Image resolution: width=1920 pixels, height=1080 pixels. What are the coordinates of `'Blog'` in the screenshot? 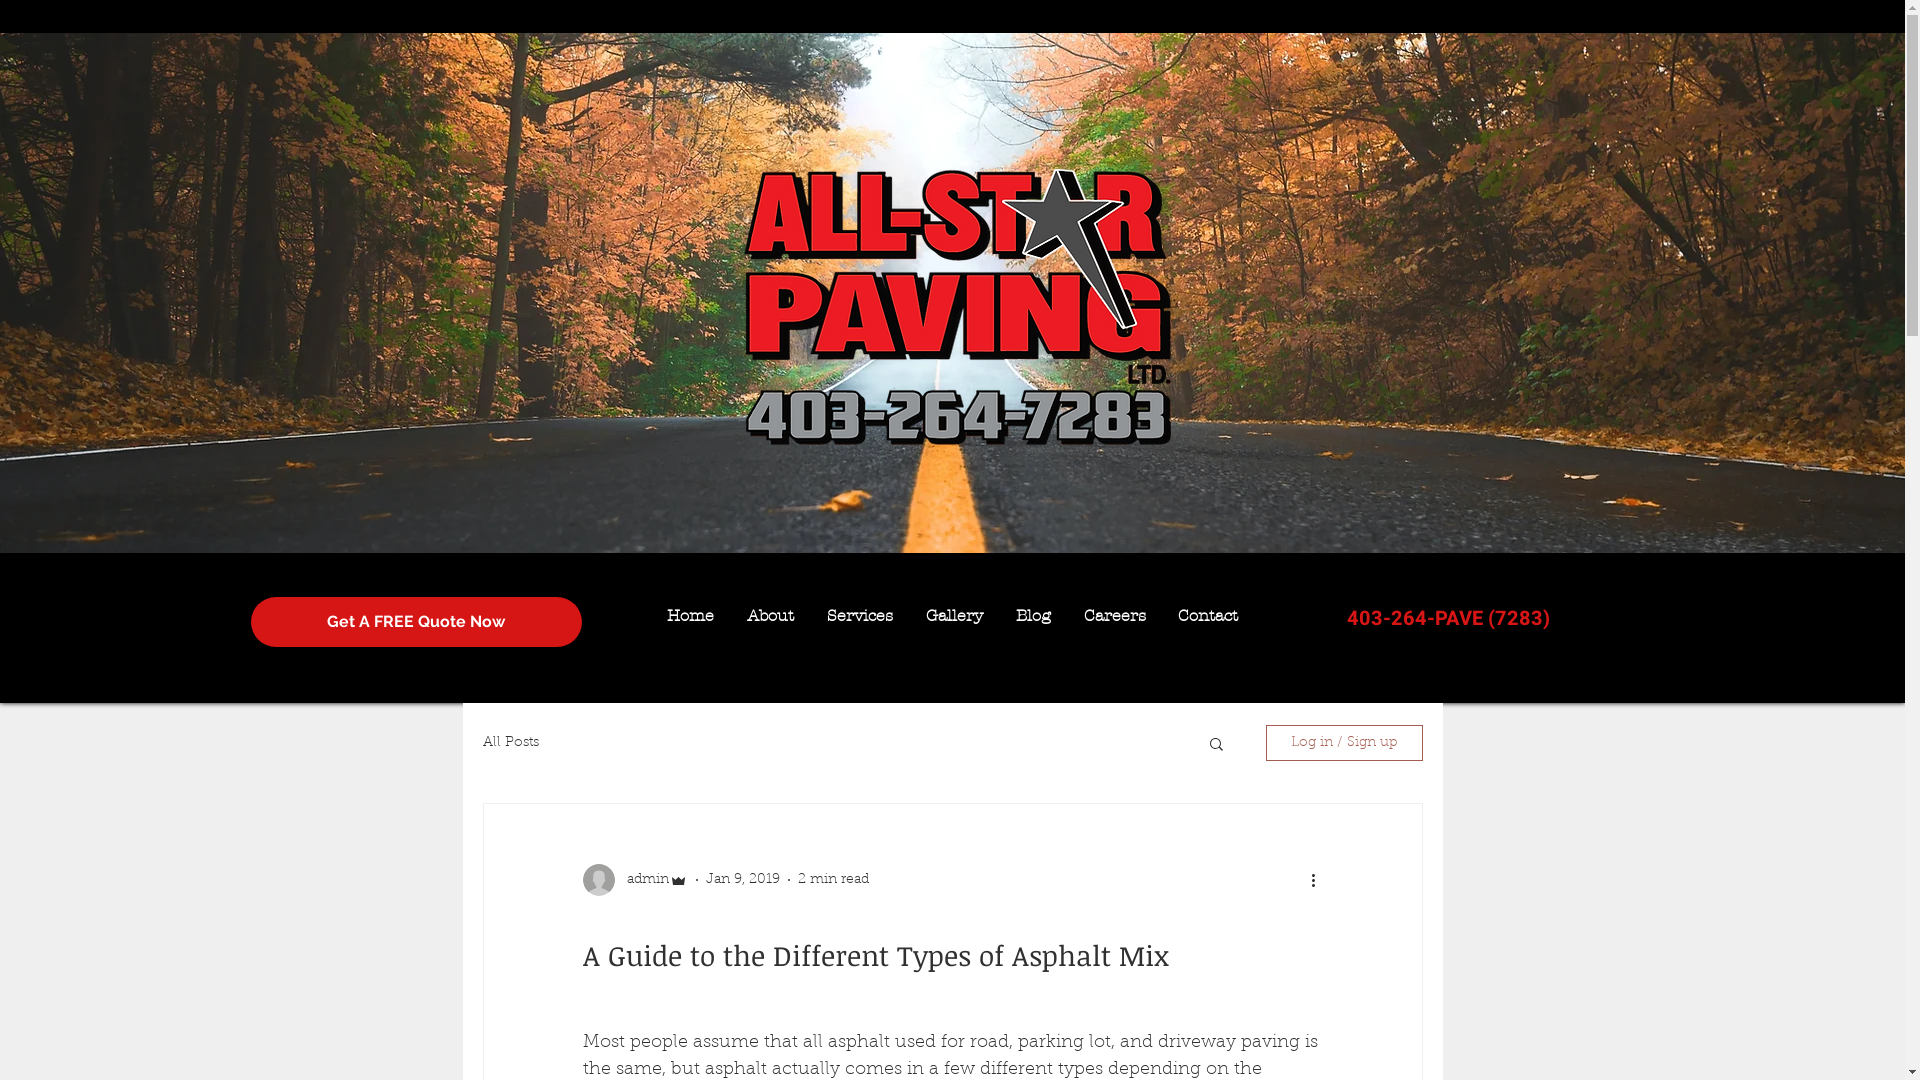 It's located at (1033, 614).